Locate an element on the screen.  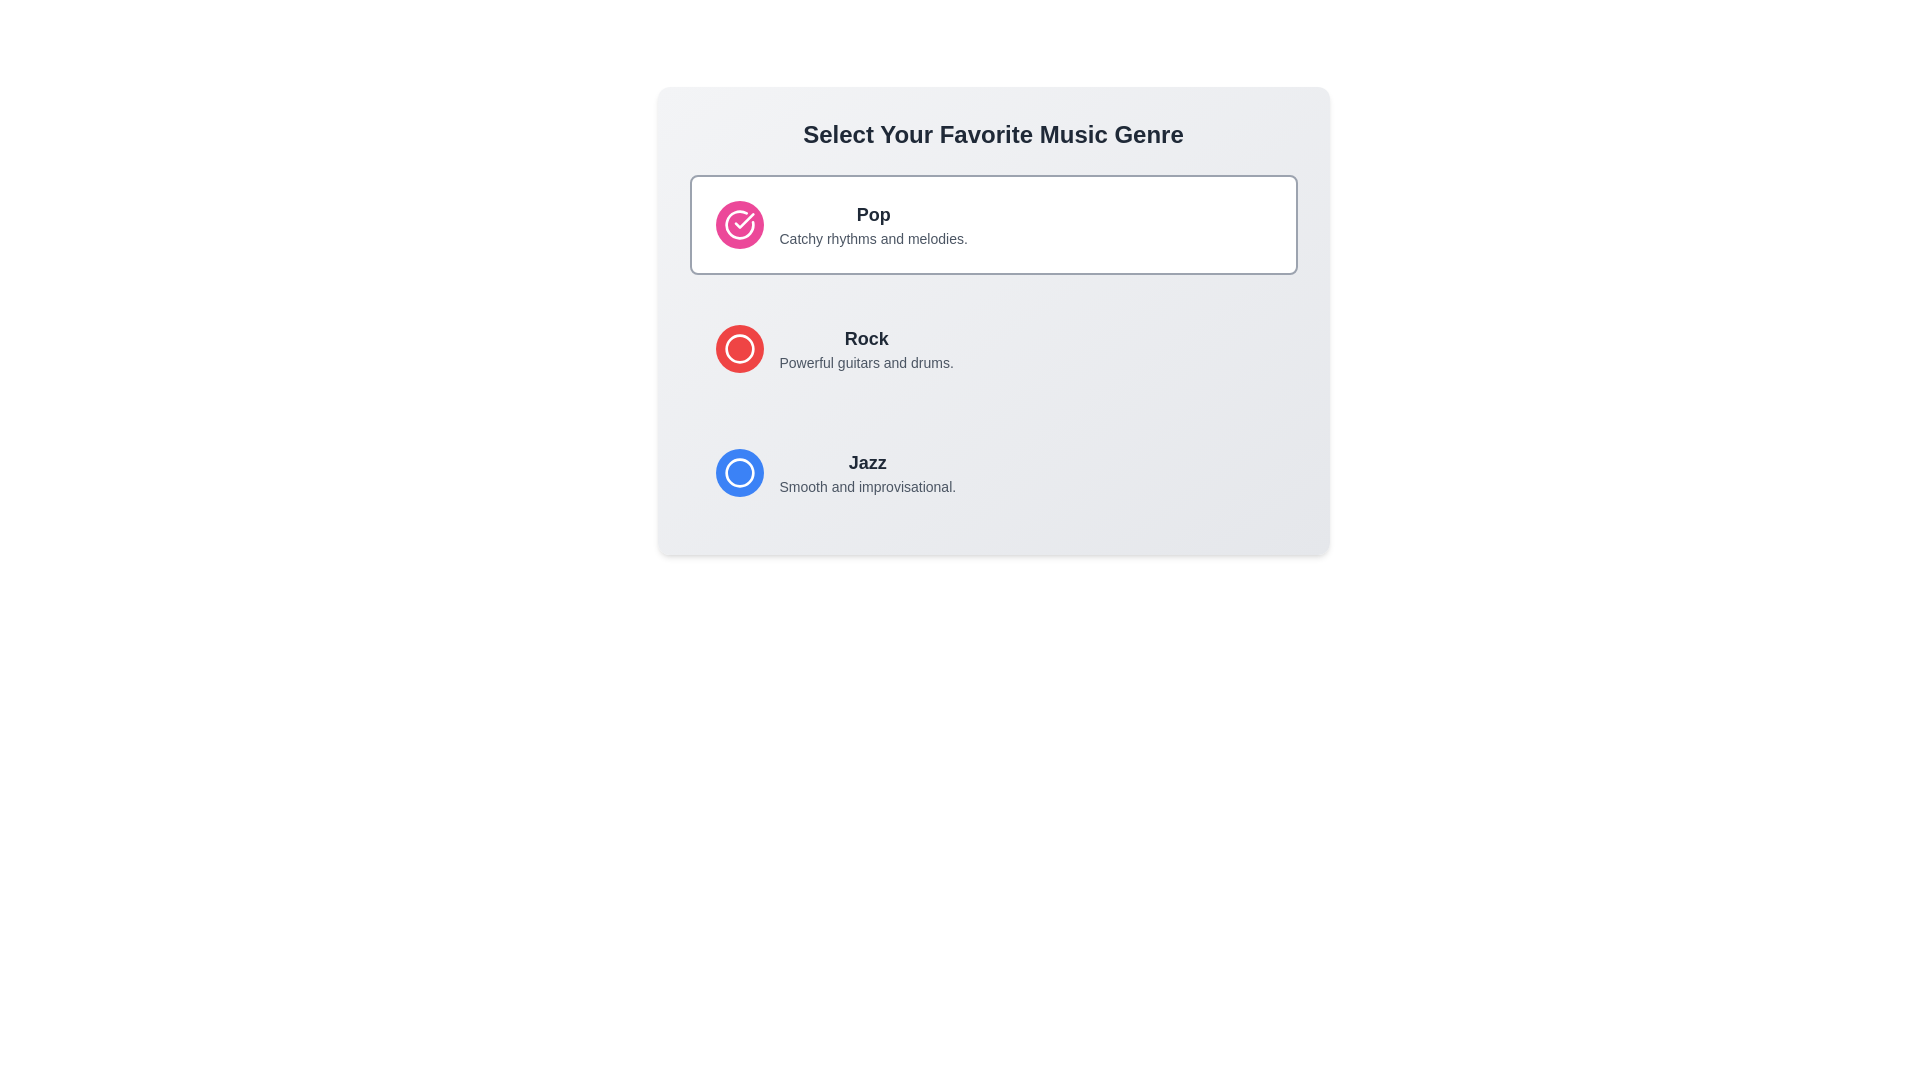
the text label representing the title for the 'Rock' music genre, located above the descriptive text 'Powerful guitars and drums' is located at coordinates (866, 338).